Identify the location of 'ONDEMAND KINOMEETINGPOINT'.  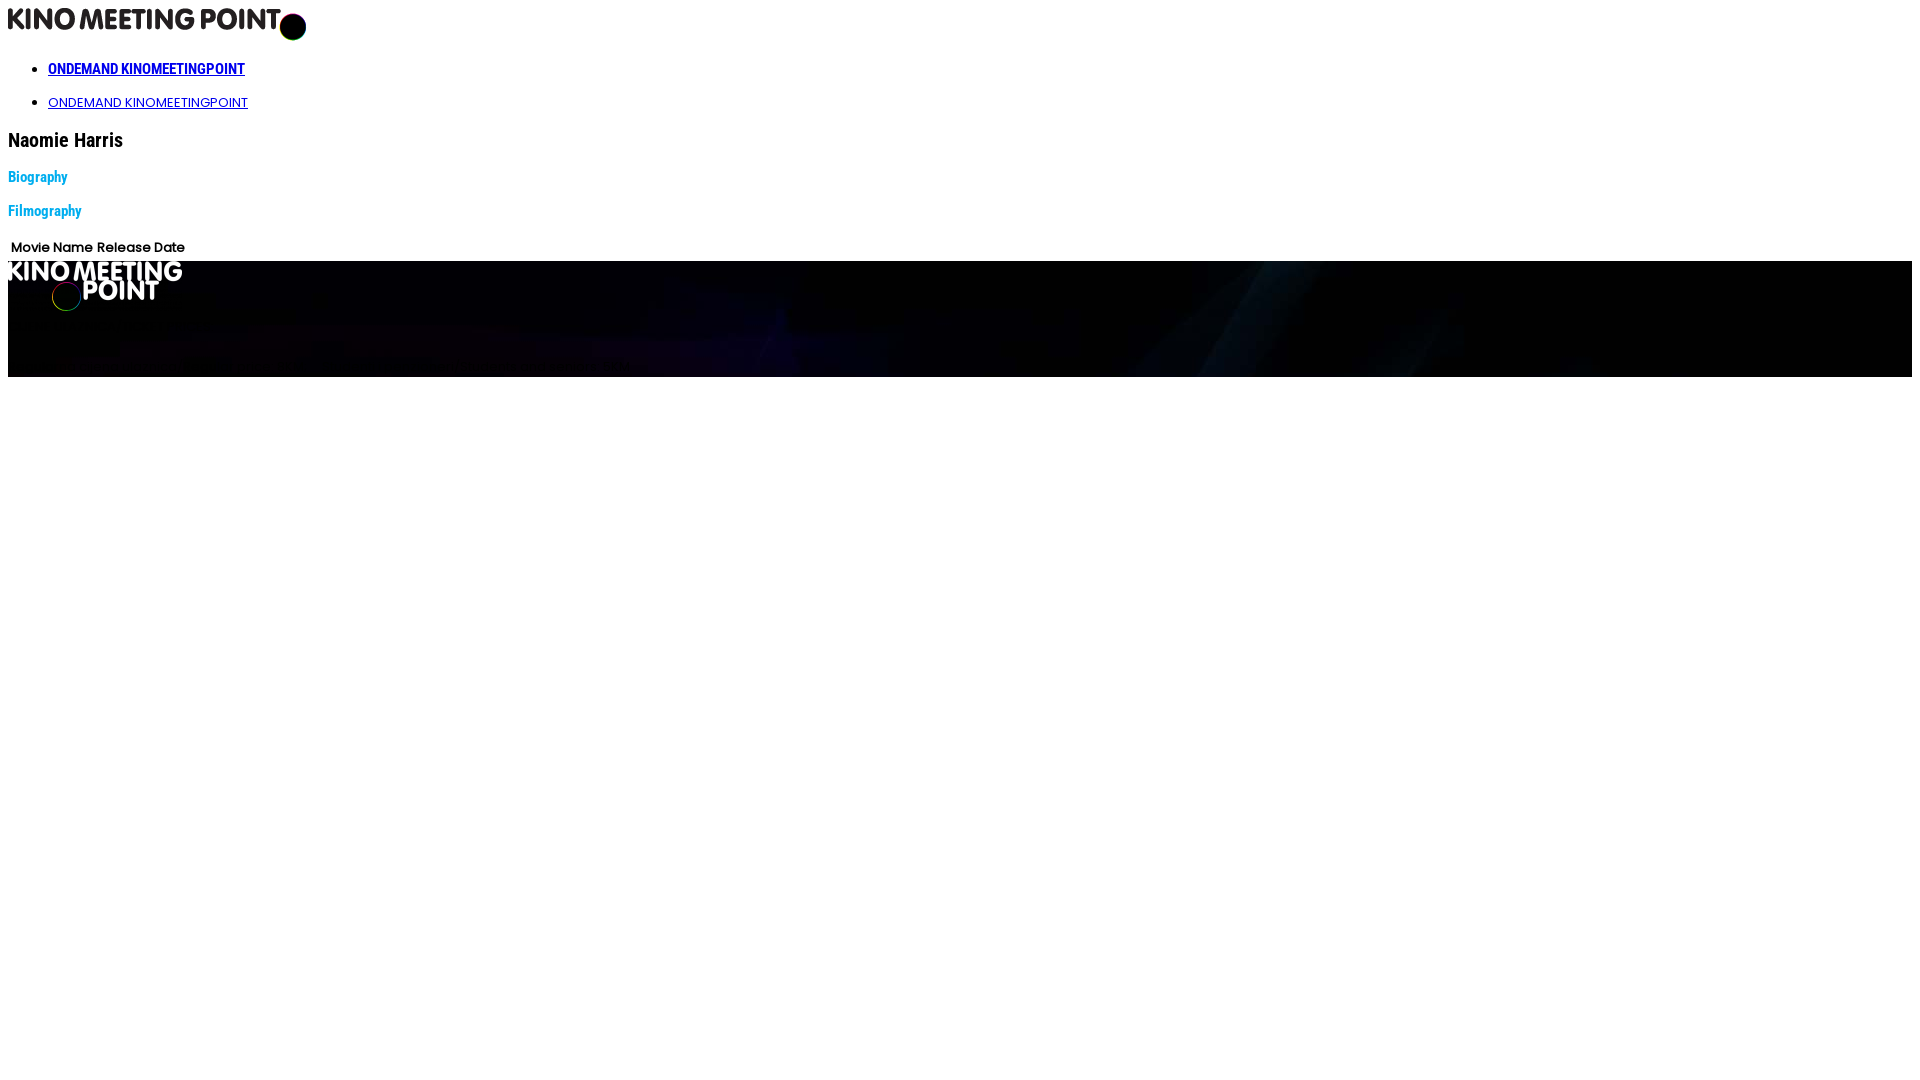
(48, 102).